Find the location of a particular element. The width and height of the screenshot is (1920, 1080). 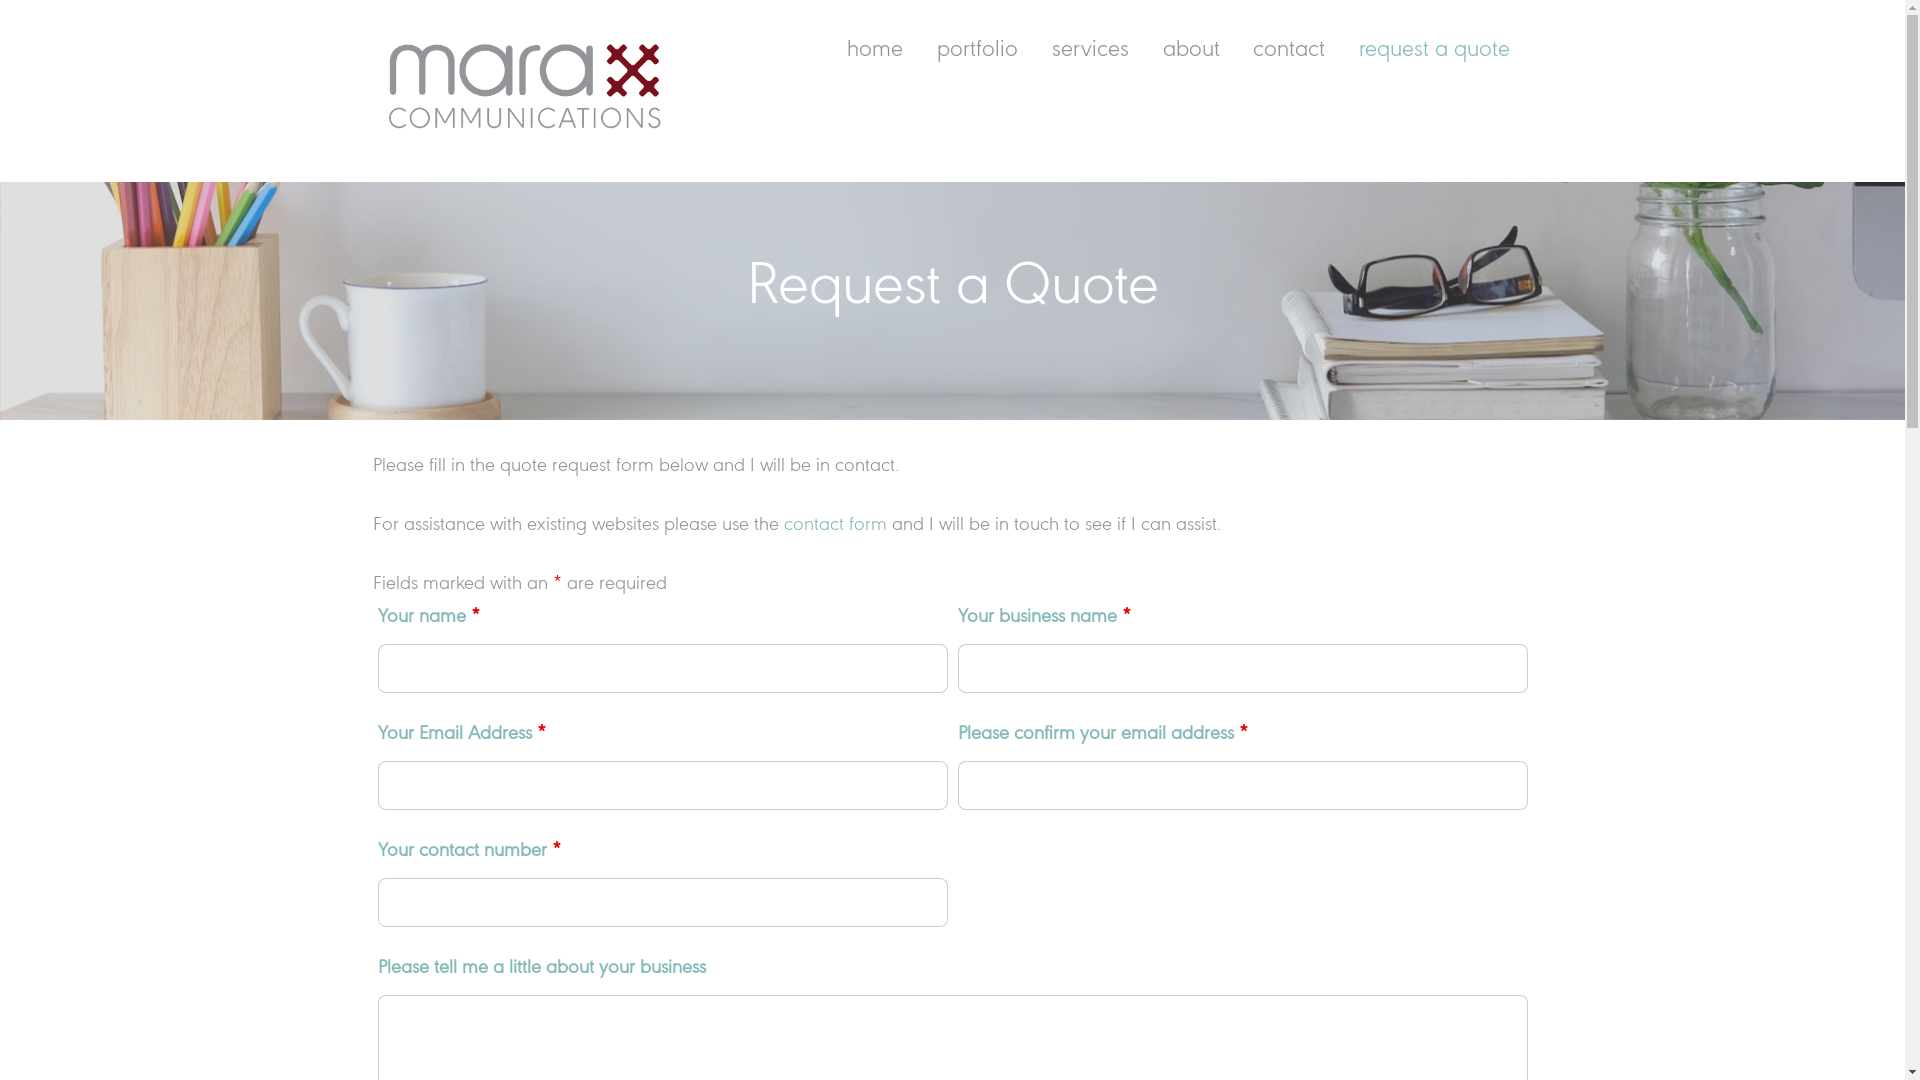

'about' is located at coordinates (1190, 49).